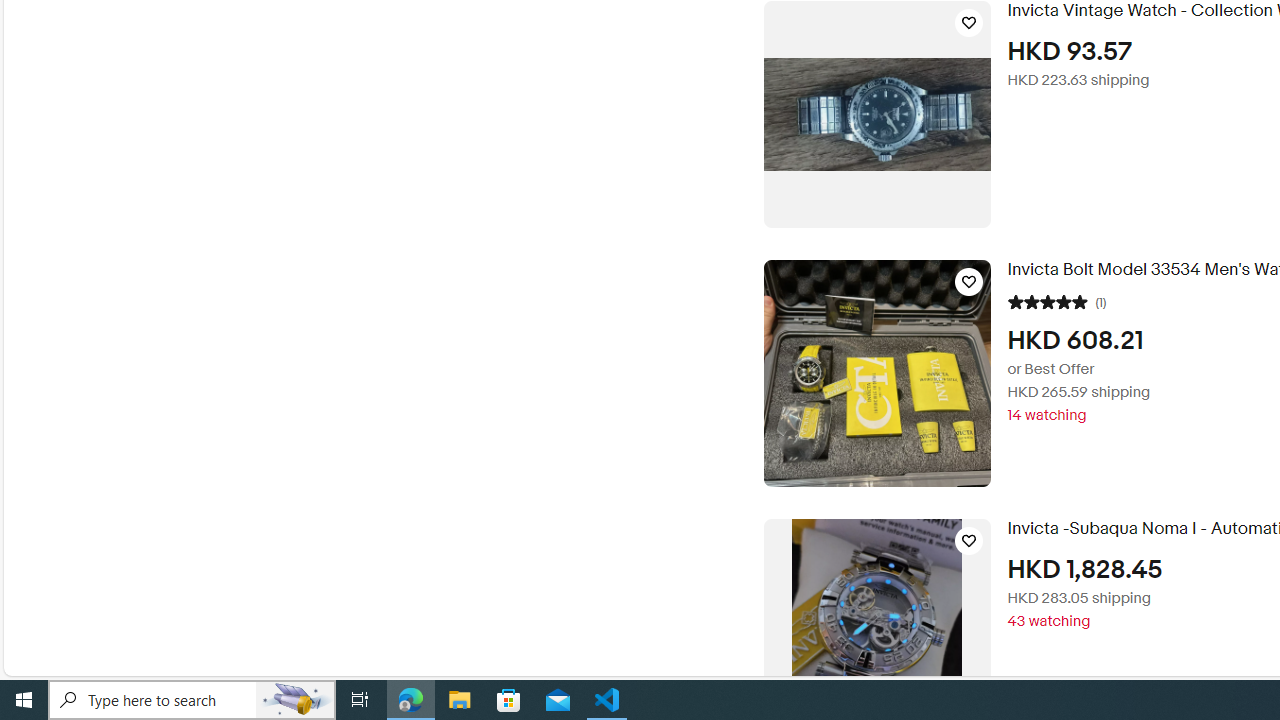 This screenshot has width=1280, height=720. Describe the element at coordinates (1046, 300) in the screenshot. I see `'5 out of 5 stars'` at that location.